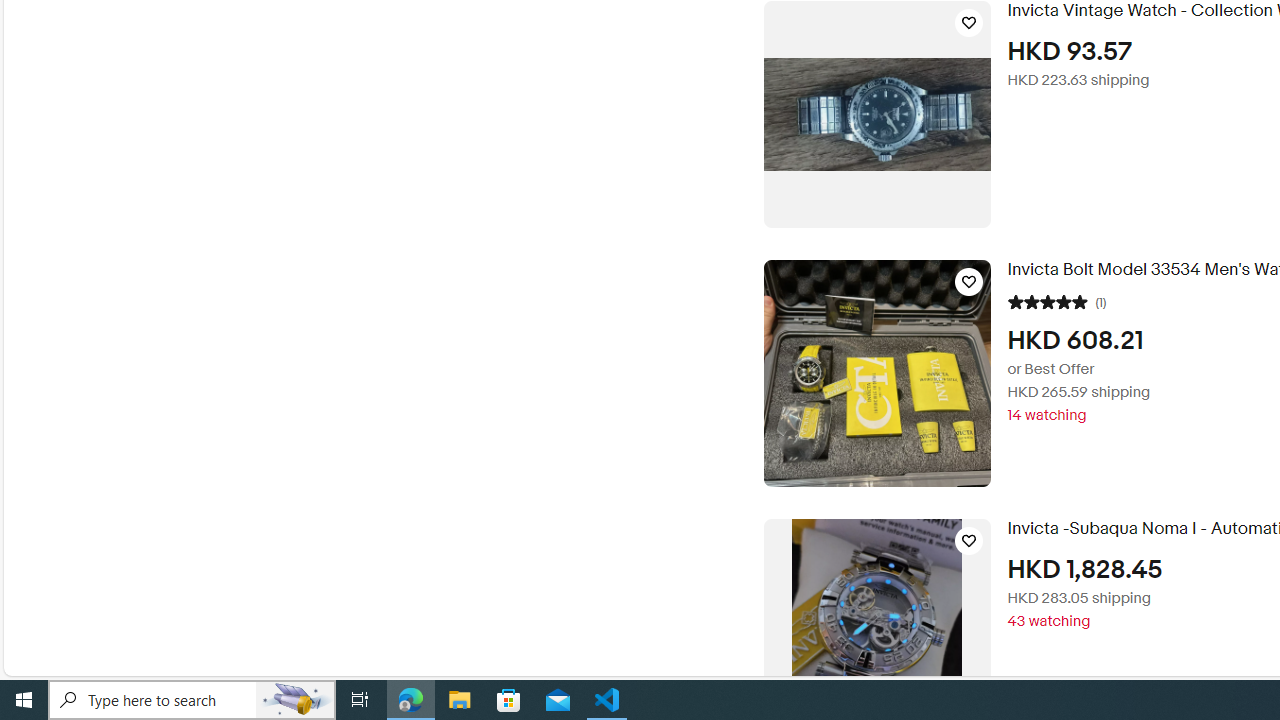 This screenshot has width=1280, height=720. Describe the element at coordinates (1046, 300) in the screenshot. I see `'5 out of 5 stars'` at that location.